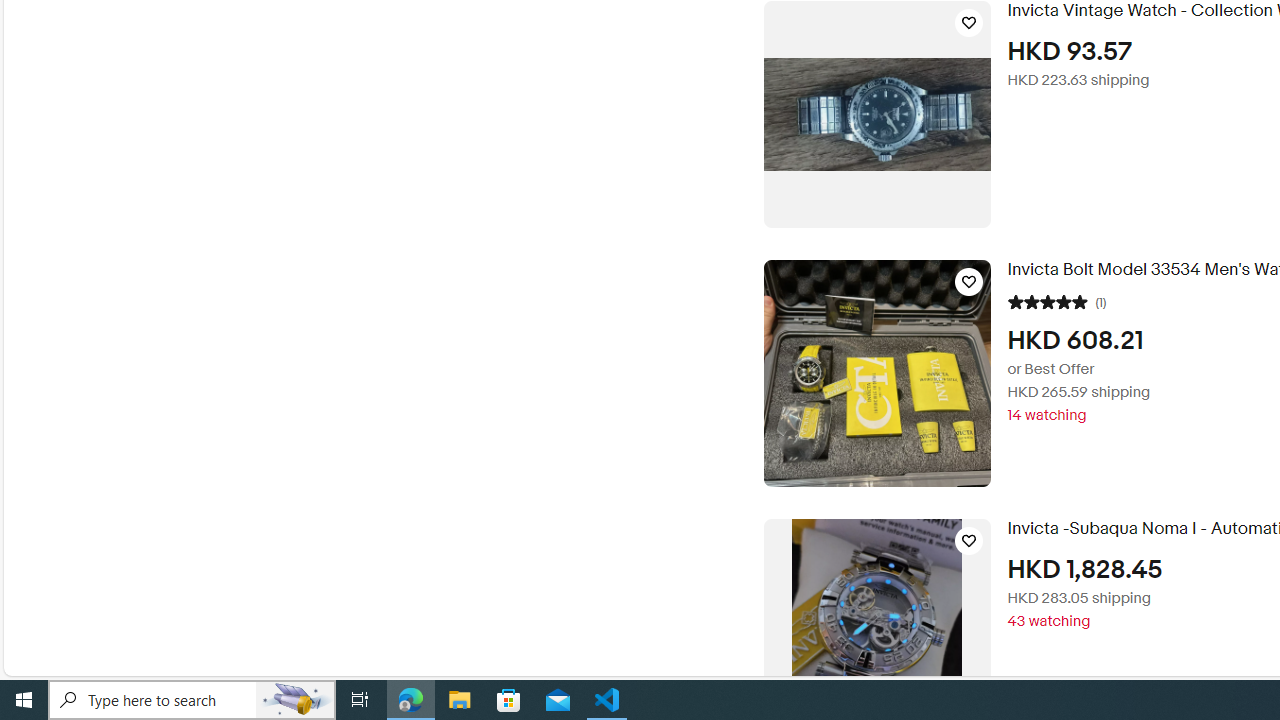 This screenshot has width=1280, height=720. Describe the element at coordinates (1046, 300) in the screenshot. I see `'5 out of 5 stars'` at that location.